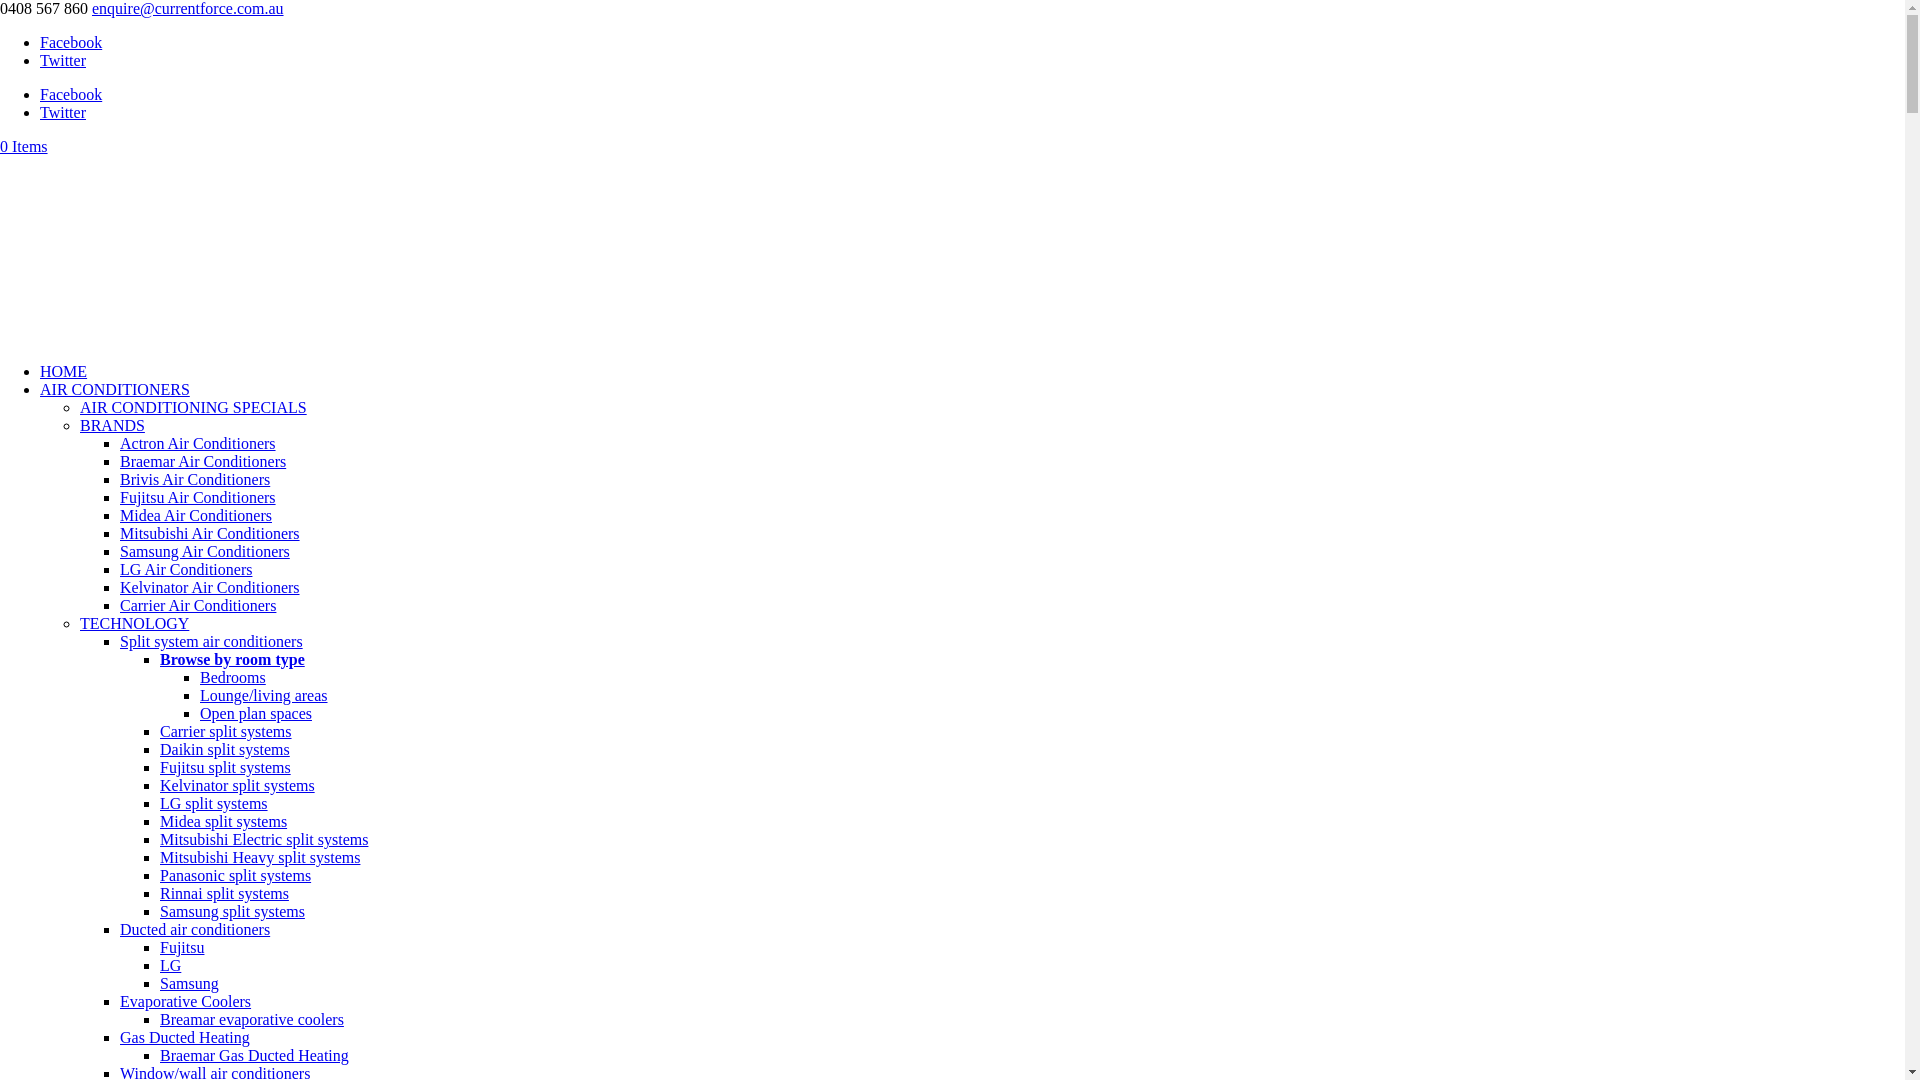 This screenshot has height=1080, width=1920. I want to click on 'Breamar evaporative coolers', so click(251, 1019).